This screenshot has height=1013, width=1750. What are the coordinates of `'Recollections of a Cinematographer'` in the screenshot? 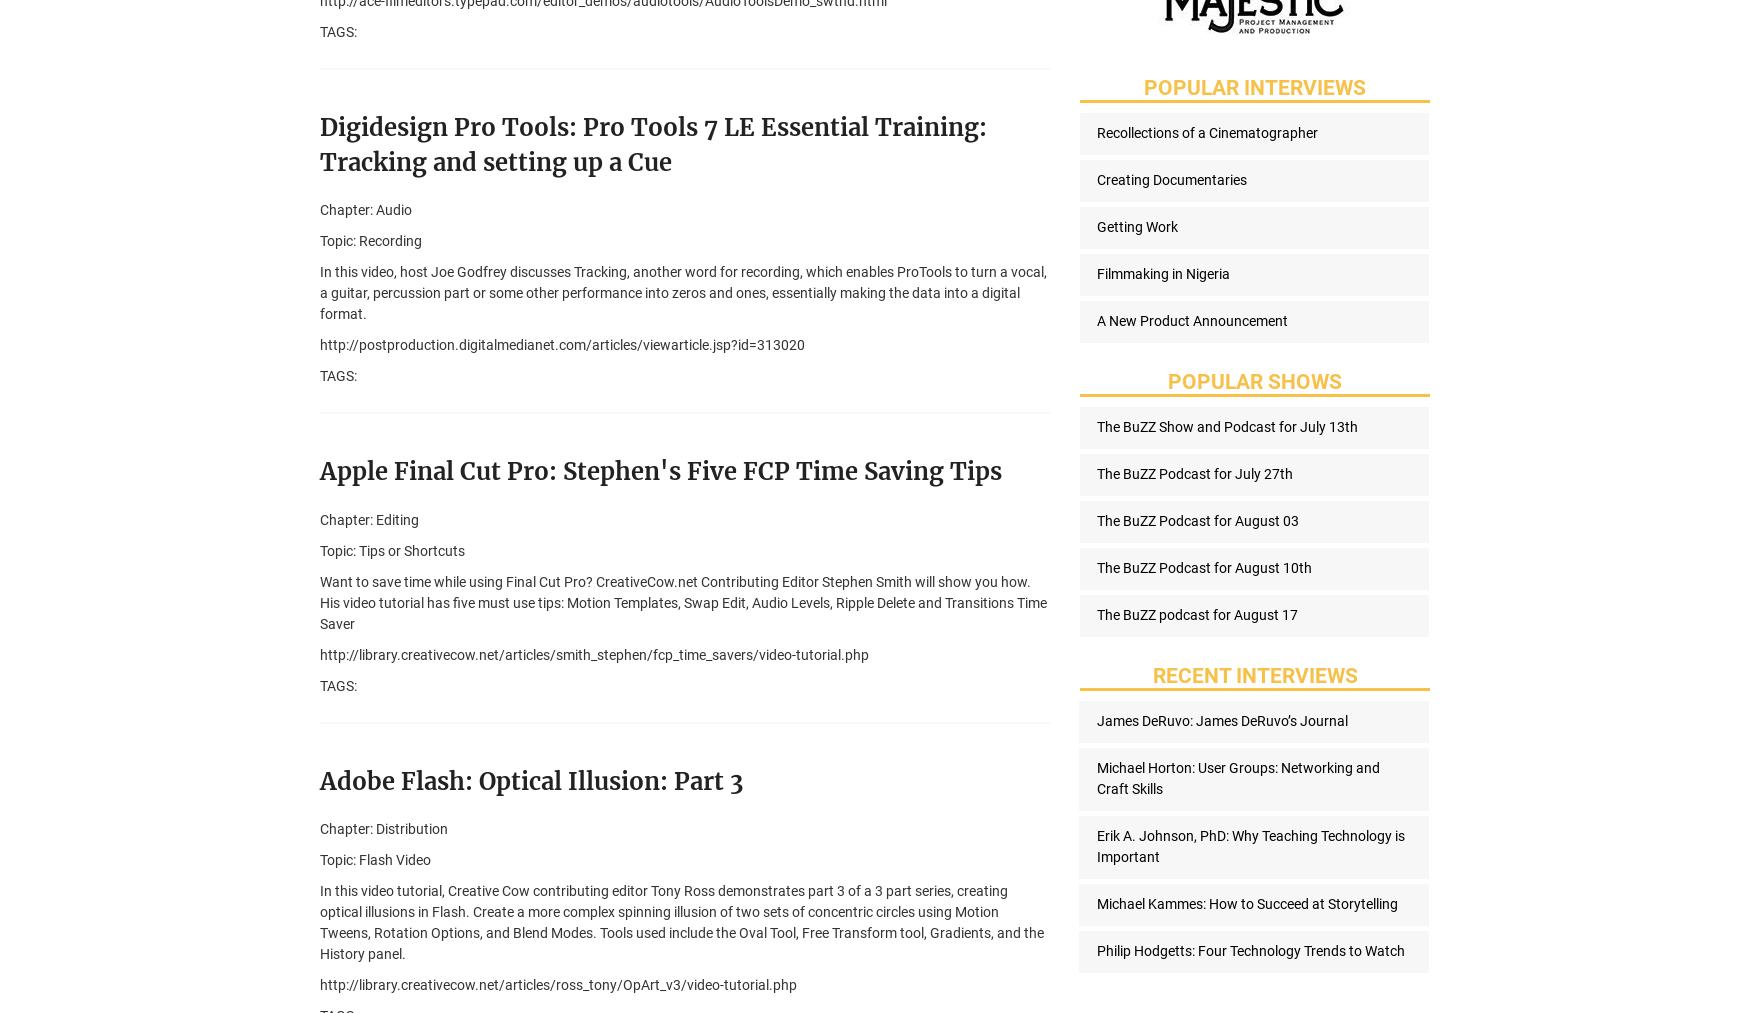 It's located at (1096, 133).